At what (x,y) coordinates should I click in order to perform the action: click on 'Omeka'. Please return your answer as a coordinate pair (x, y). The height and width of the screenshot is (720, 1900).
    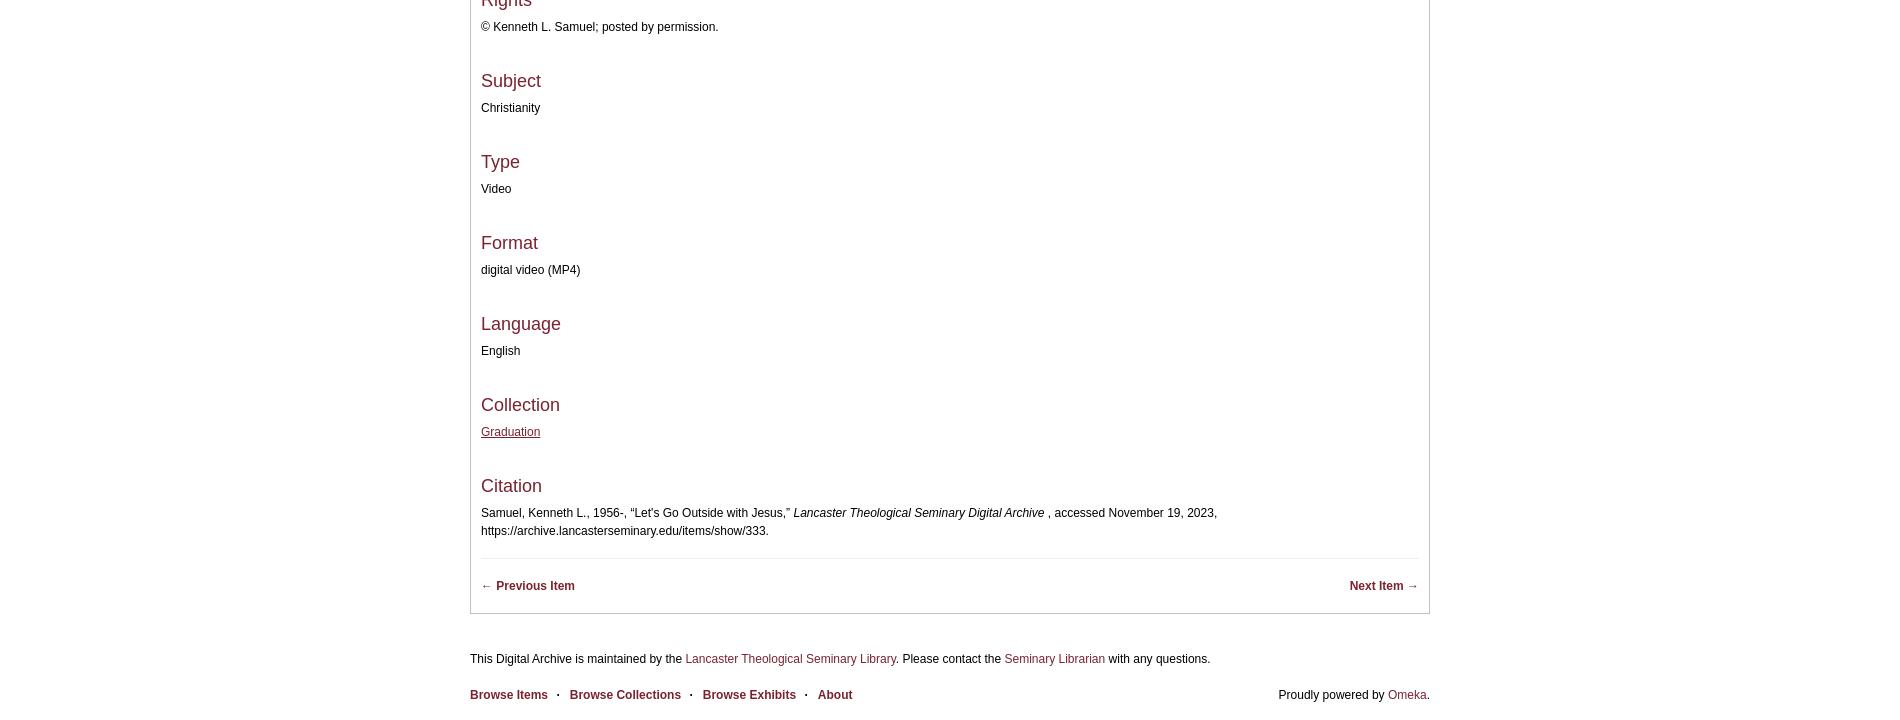
    Looking at the image, I should click on (1405, 694).